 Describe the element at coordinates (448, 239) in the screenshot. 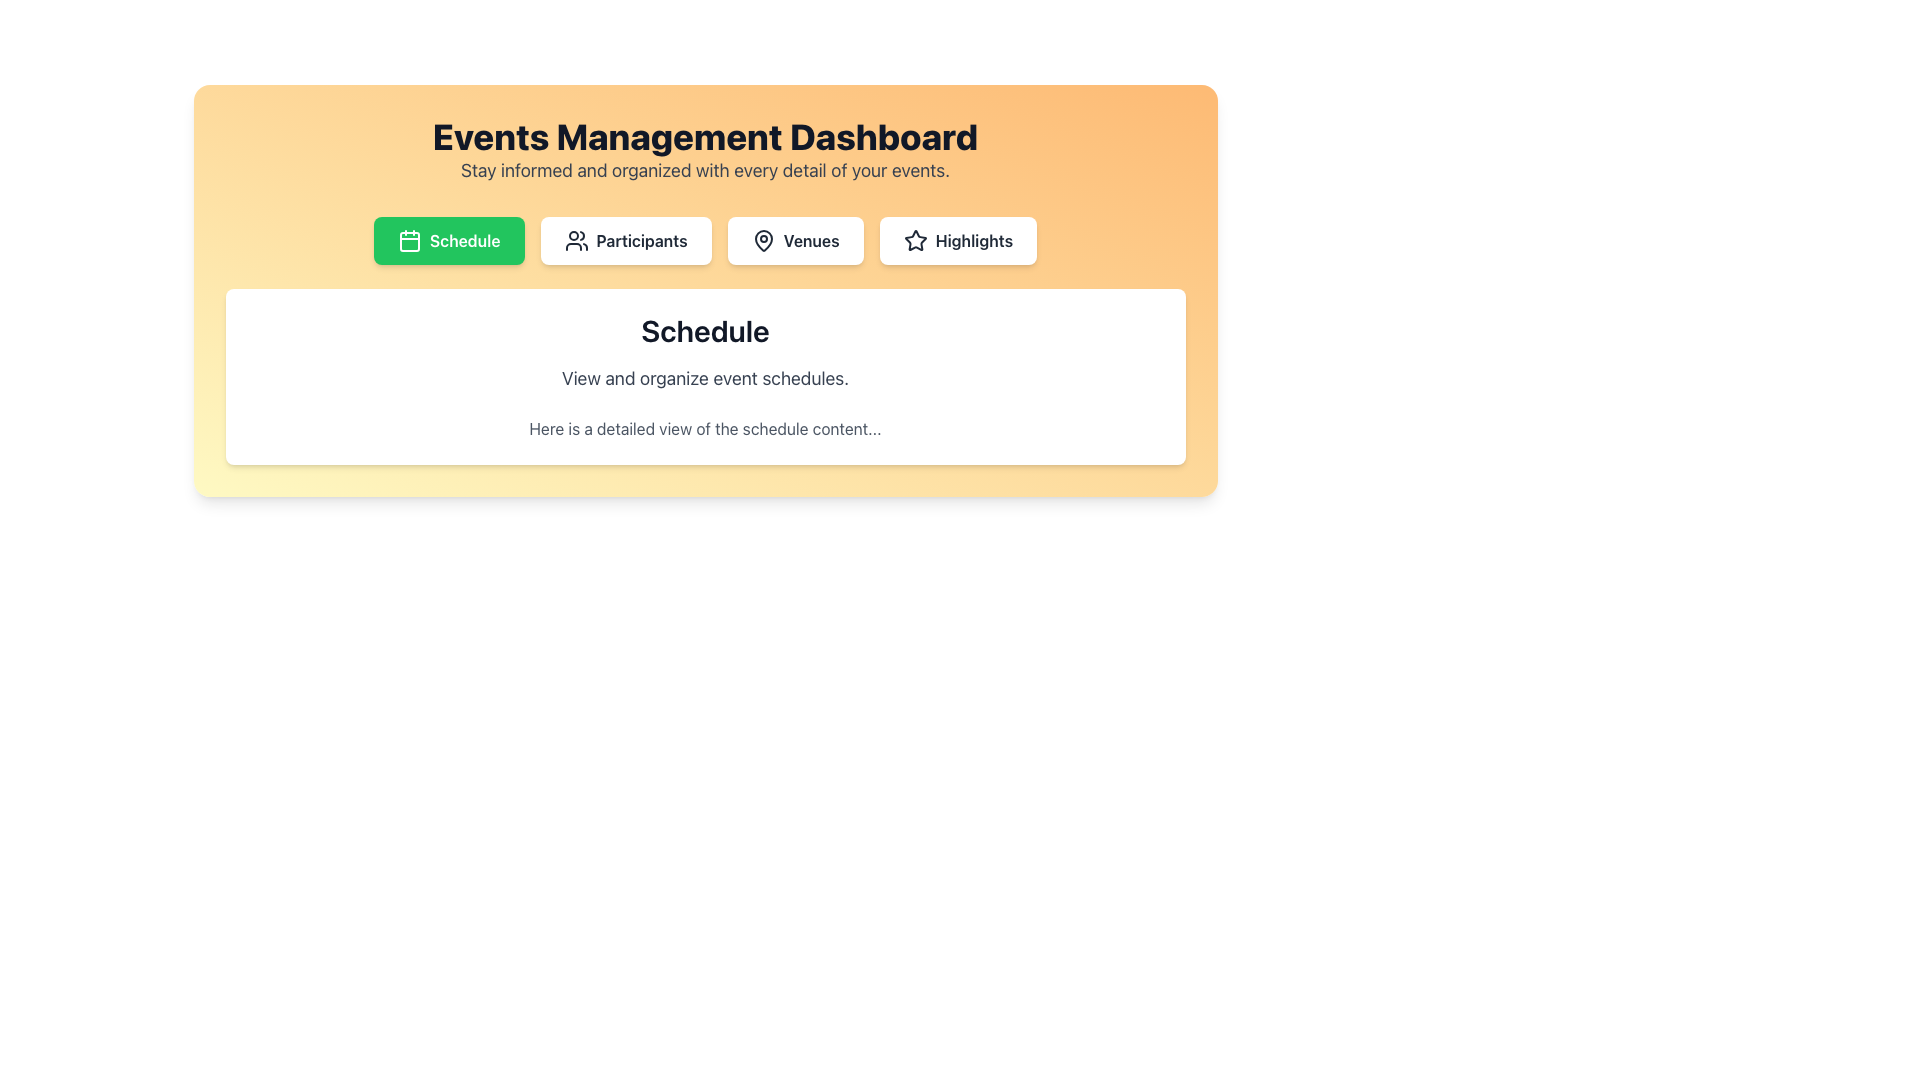

I see `the first button from the left in the header section` at that location.